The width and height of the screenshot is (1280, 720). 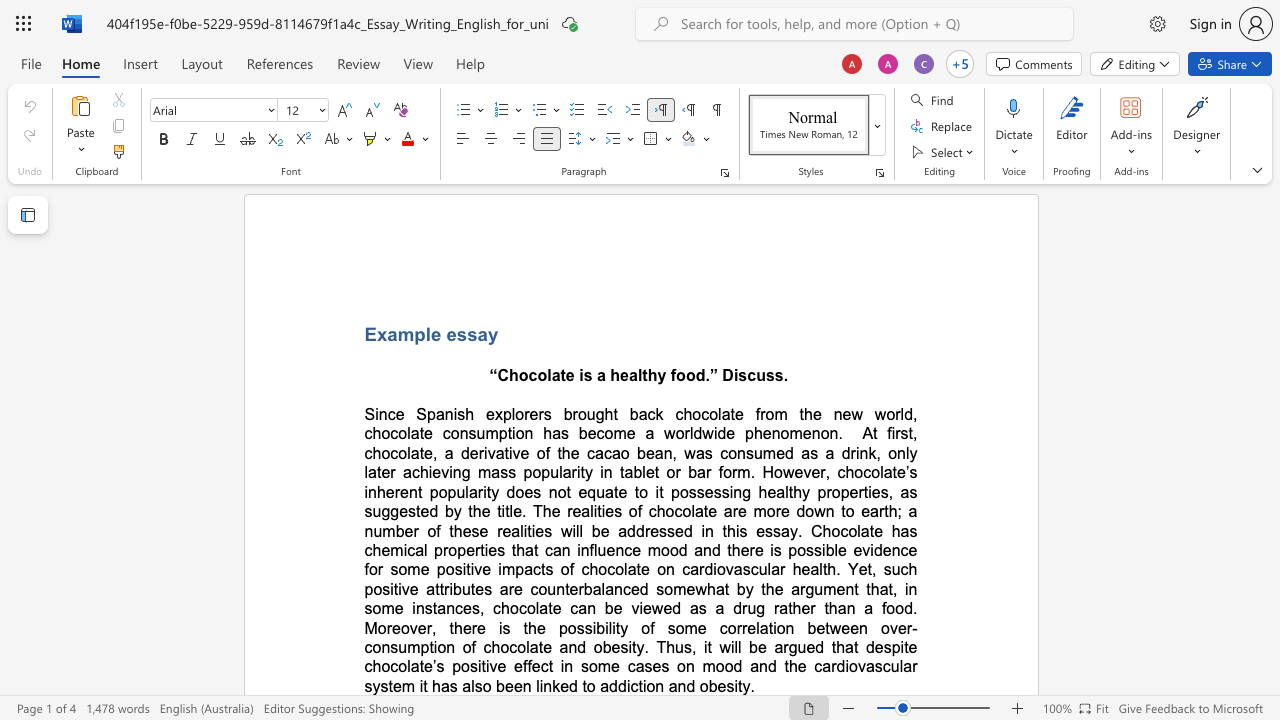 I want to click on the space between the continuous character "l" and "i" in the text, so click(x=539, y=685).